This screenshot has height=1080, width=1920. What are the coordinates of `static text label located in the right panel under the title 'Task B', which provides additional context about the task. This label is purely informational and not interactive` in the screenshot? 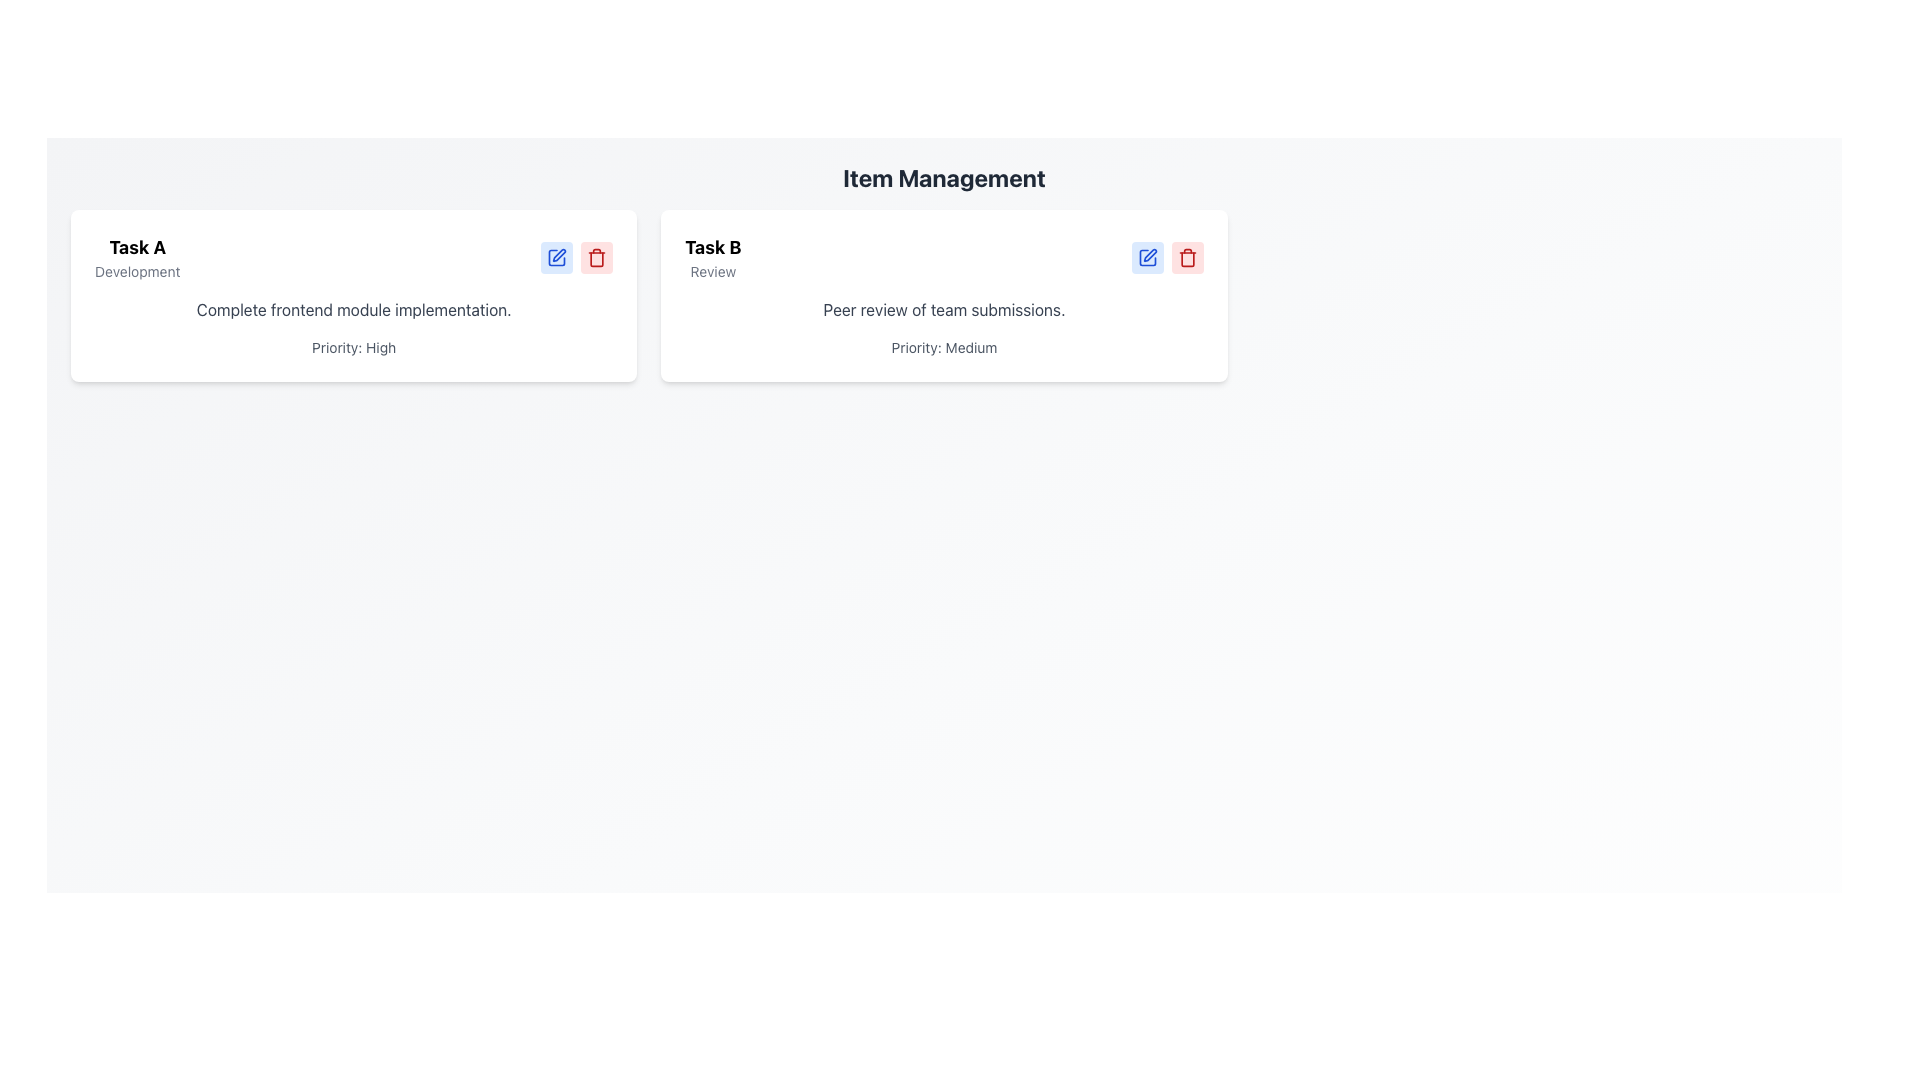 It's located at (713, 272).